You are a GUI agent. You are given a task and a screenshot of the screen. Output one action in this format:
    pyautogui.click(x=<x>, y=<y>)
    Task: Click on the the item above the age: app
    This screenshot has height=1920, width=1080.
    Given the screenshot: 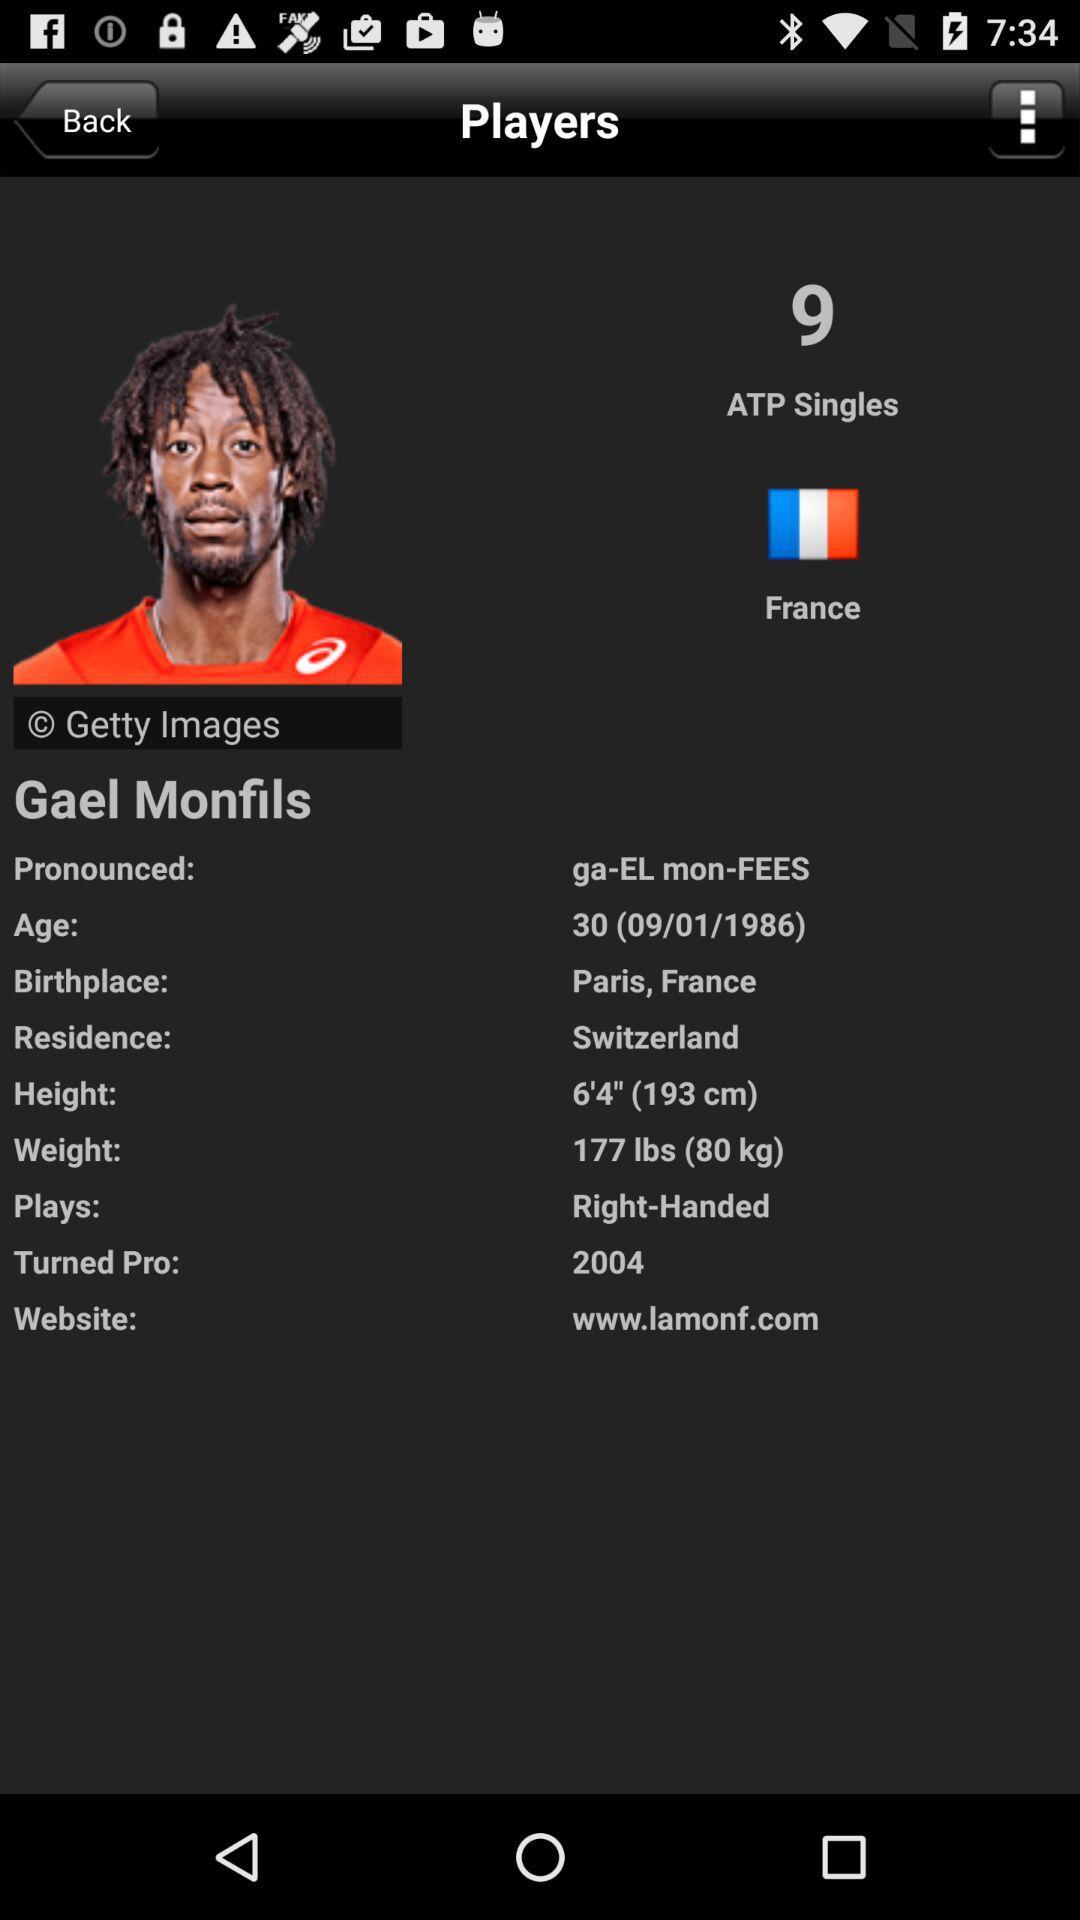 What is the action you would take?
    pyautogui.click(x=292, y=867)
    